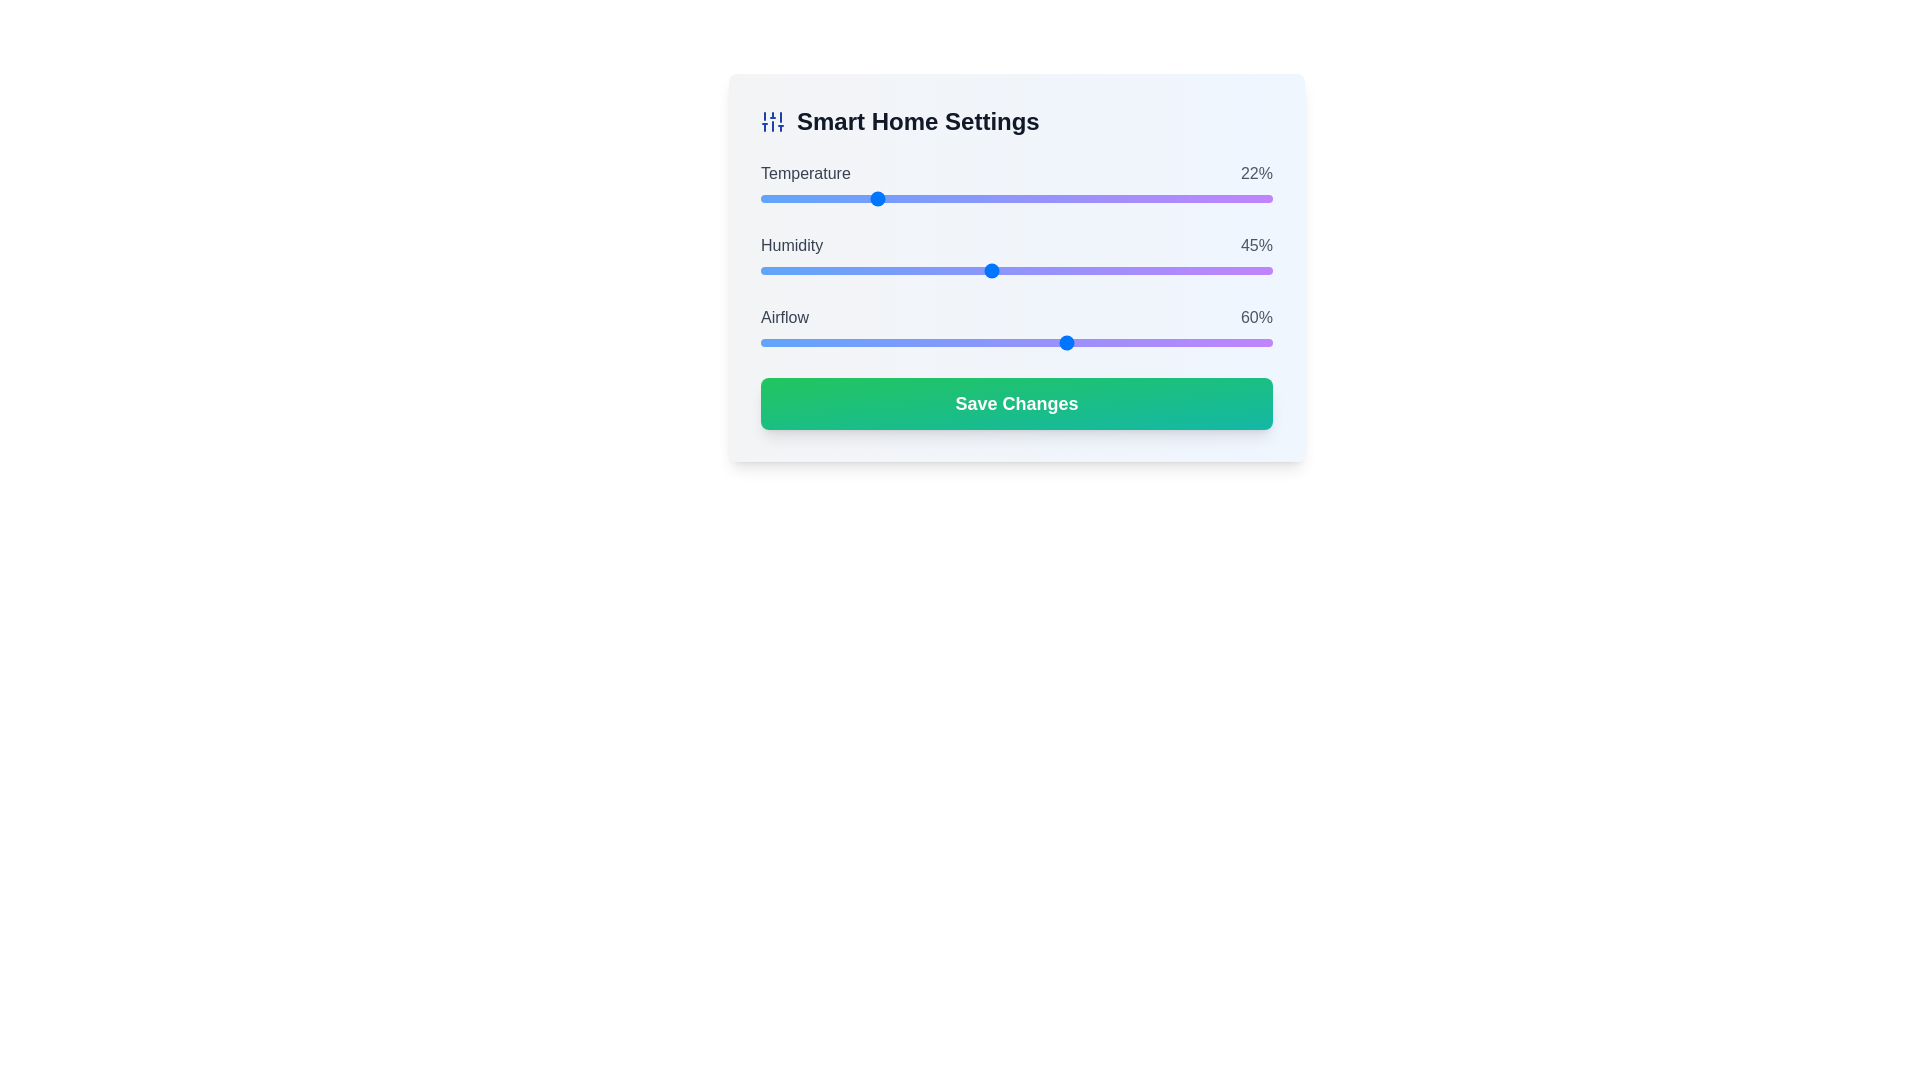 Image resolution: width=1920 pixels, height=1080 pixels. Describe the element at coordinates (868, 199) in the screenshot. I see `the slider` at that location.